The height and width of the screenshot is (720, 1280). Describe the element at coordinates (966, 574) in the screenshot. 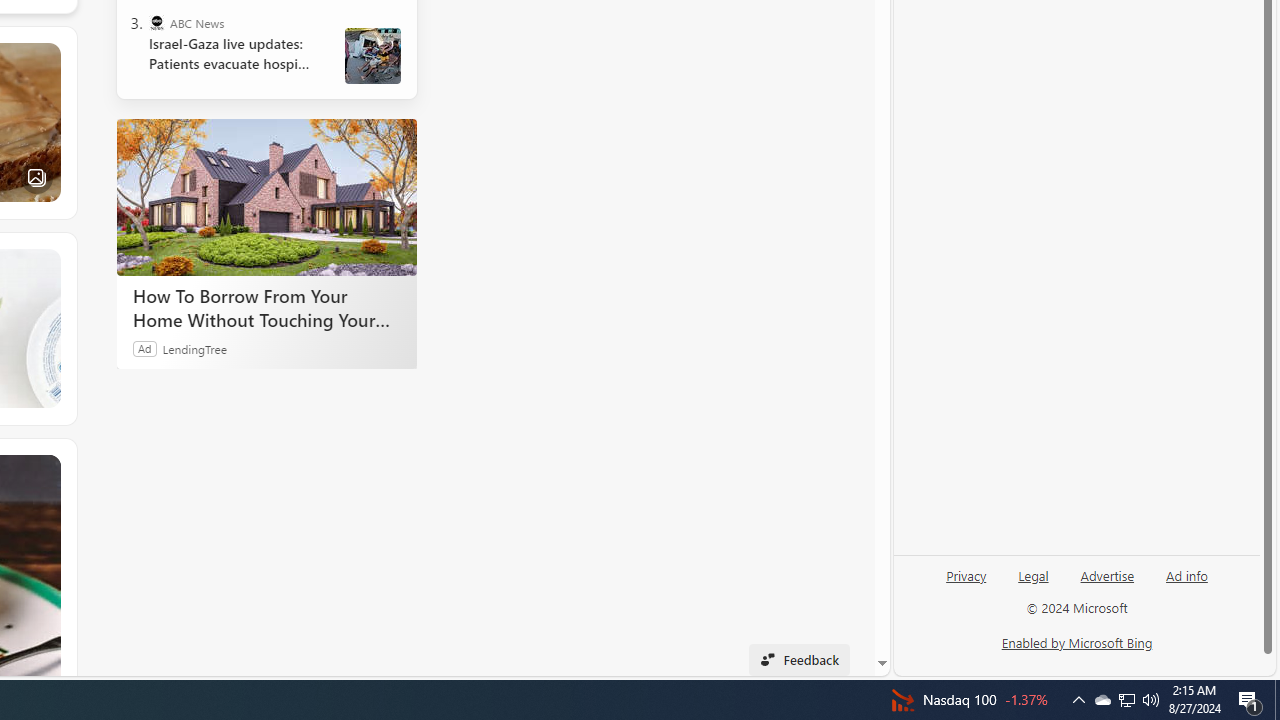

I see `'Privacy'` at that location.